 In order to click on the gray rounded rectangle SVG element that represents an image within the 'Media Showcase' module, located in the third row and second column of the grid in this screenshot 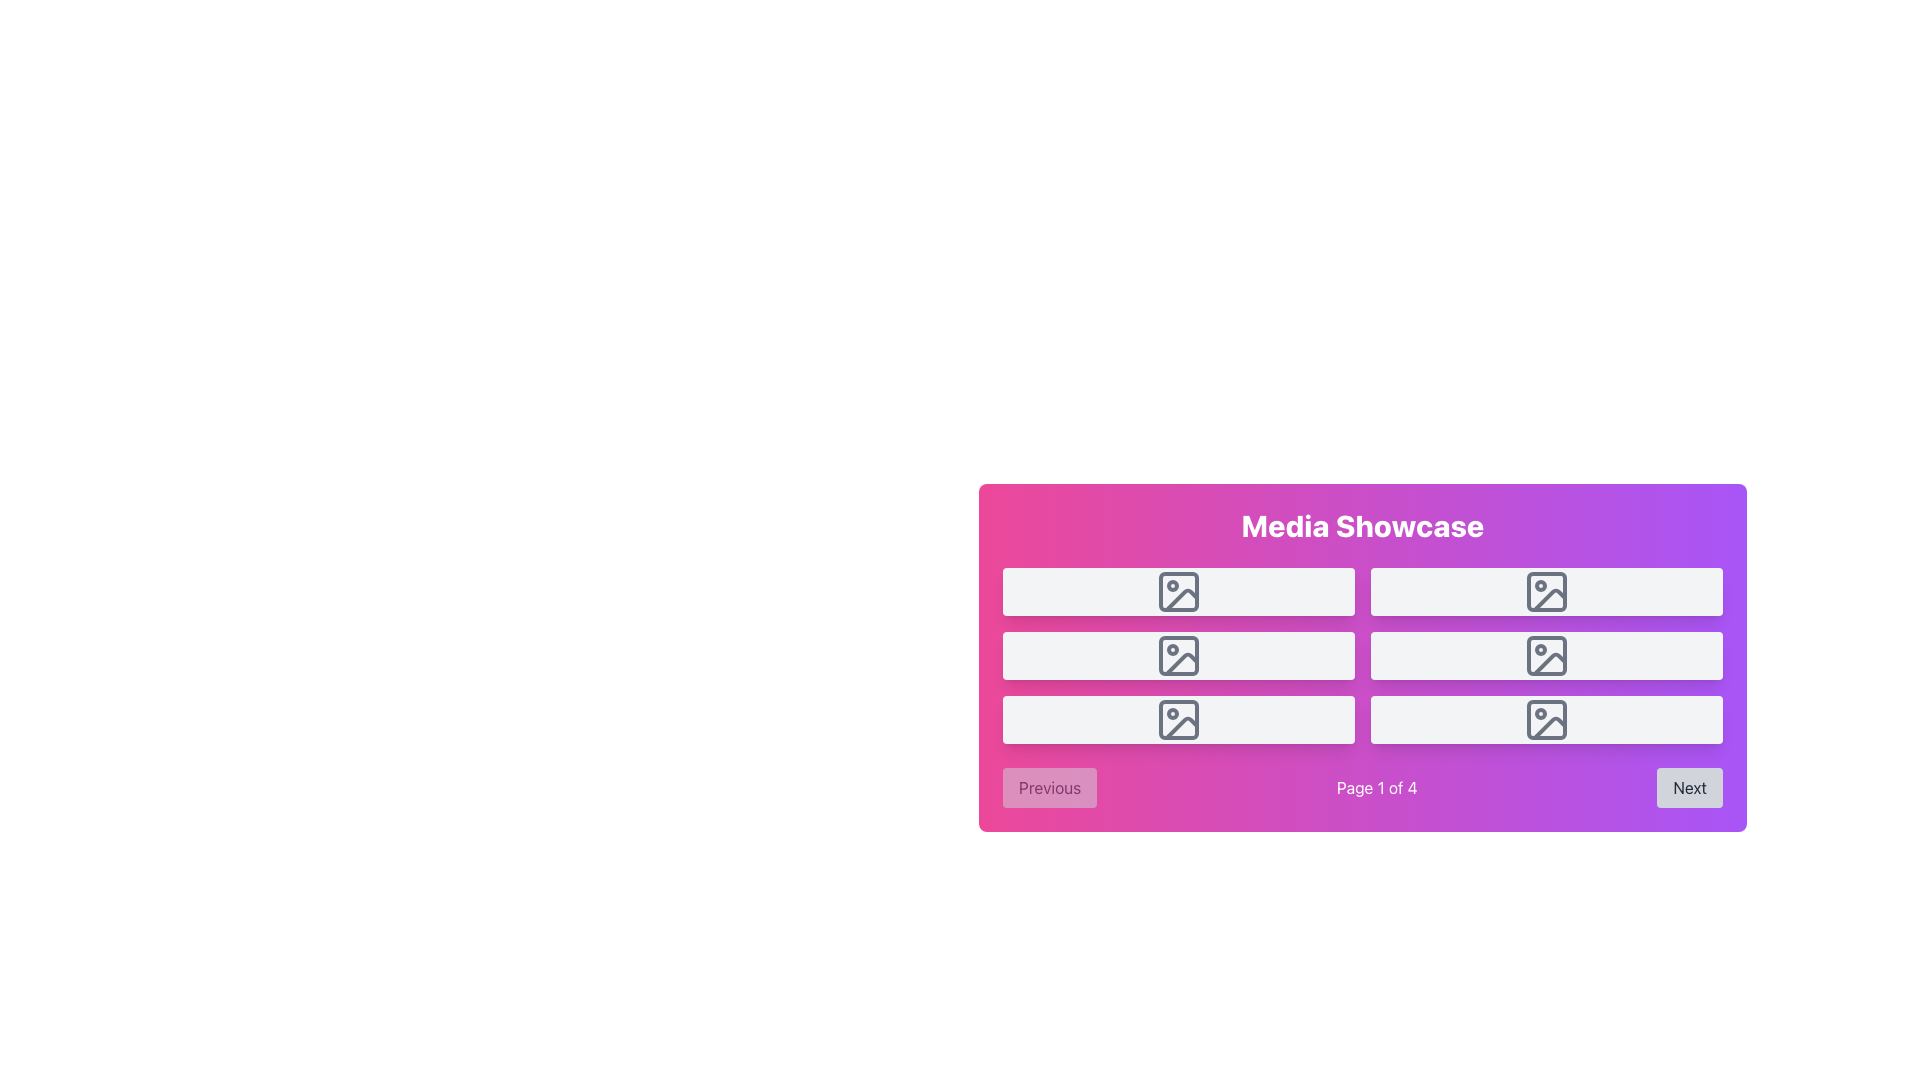, I will do `click(1179, 720)`.